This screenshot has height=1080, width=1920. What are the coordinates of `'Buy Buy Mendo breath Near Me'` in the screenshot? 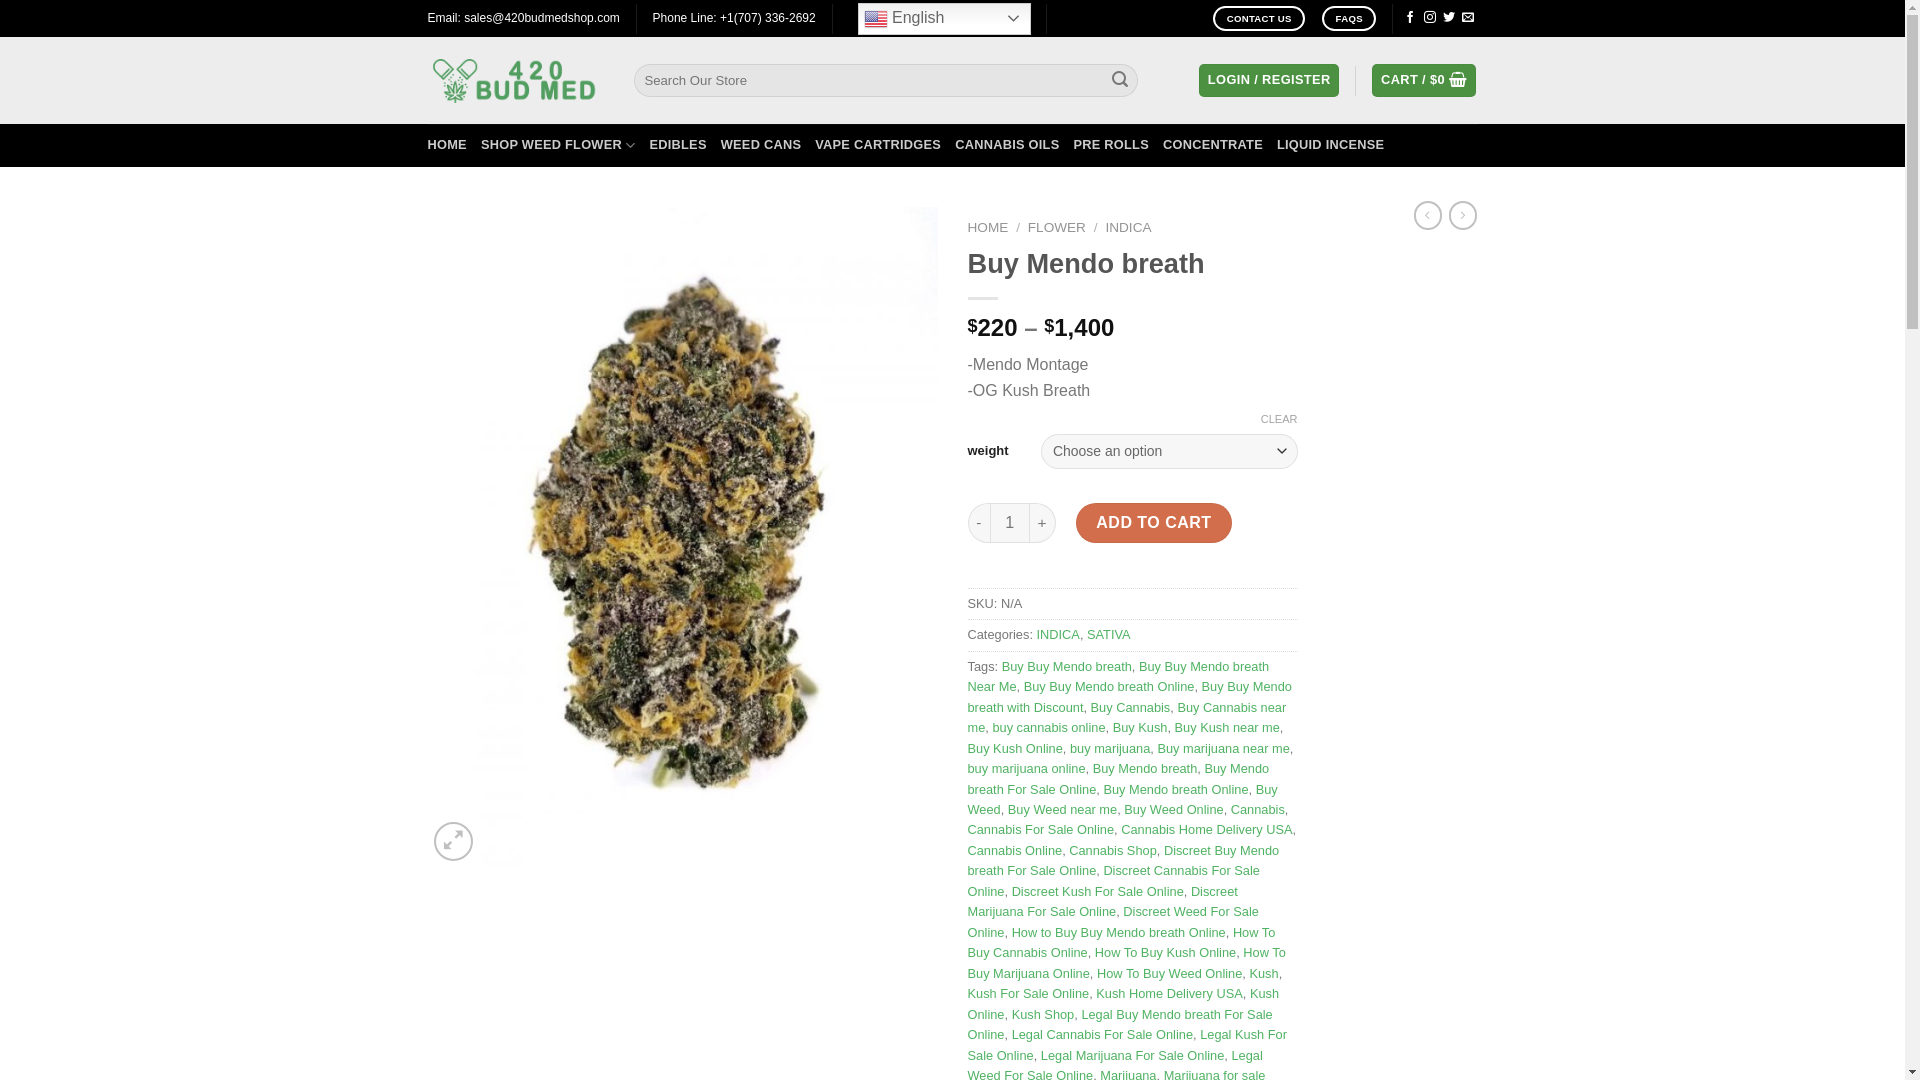 It's located at (1117, 675).